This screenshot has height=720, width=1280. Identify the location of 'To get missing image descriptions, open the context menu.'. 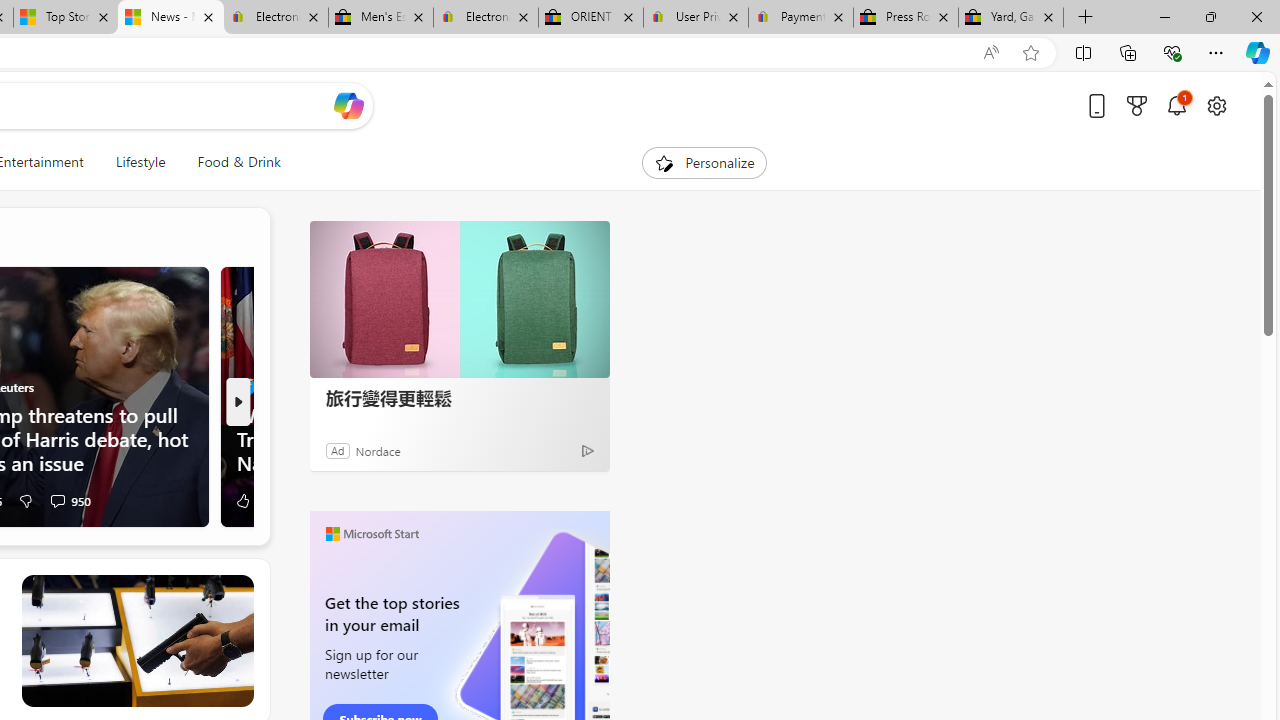
(664, 161).